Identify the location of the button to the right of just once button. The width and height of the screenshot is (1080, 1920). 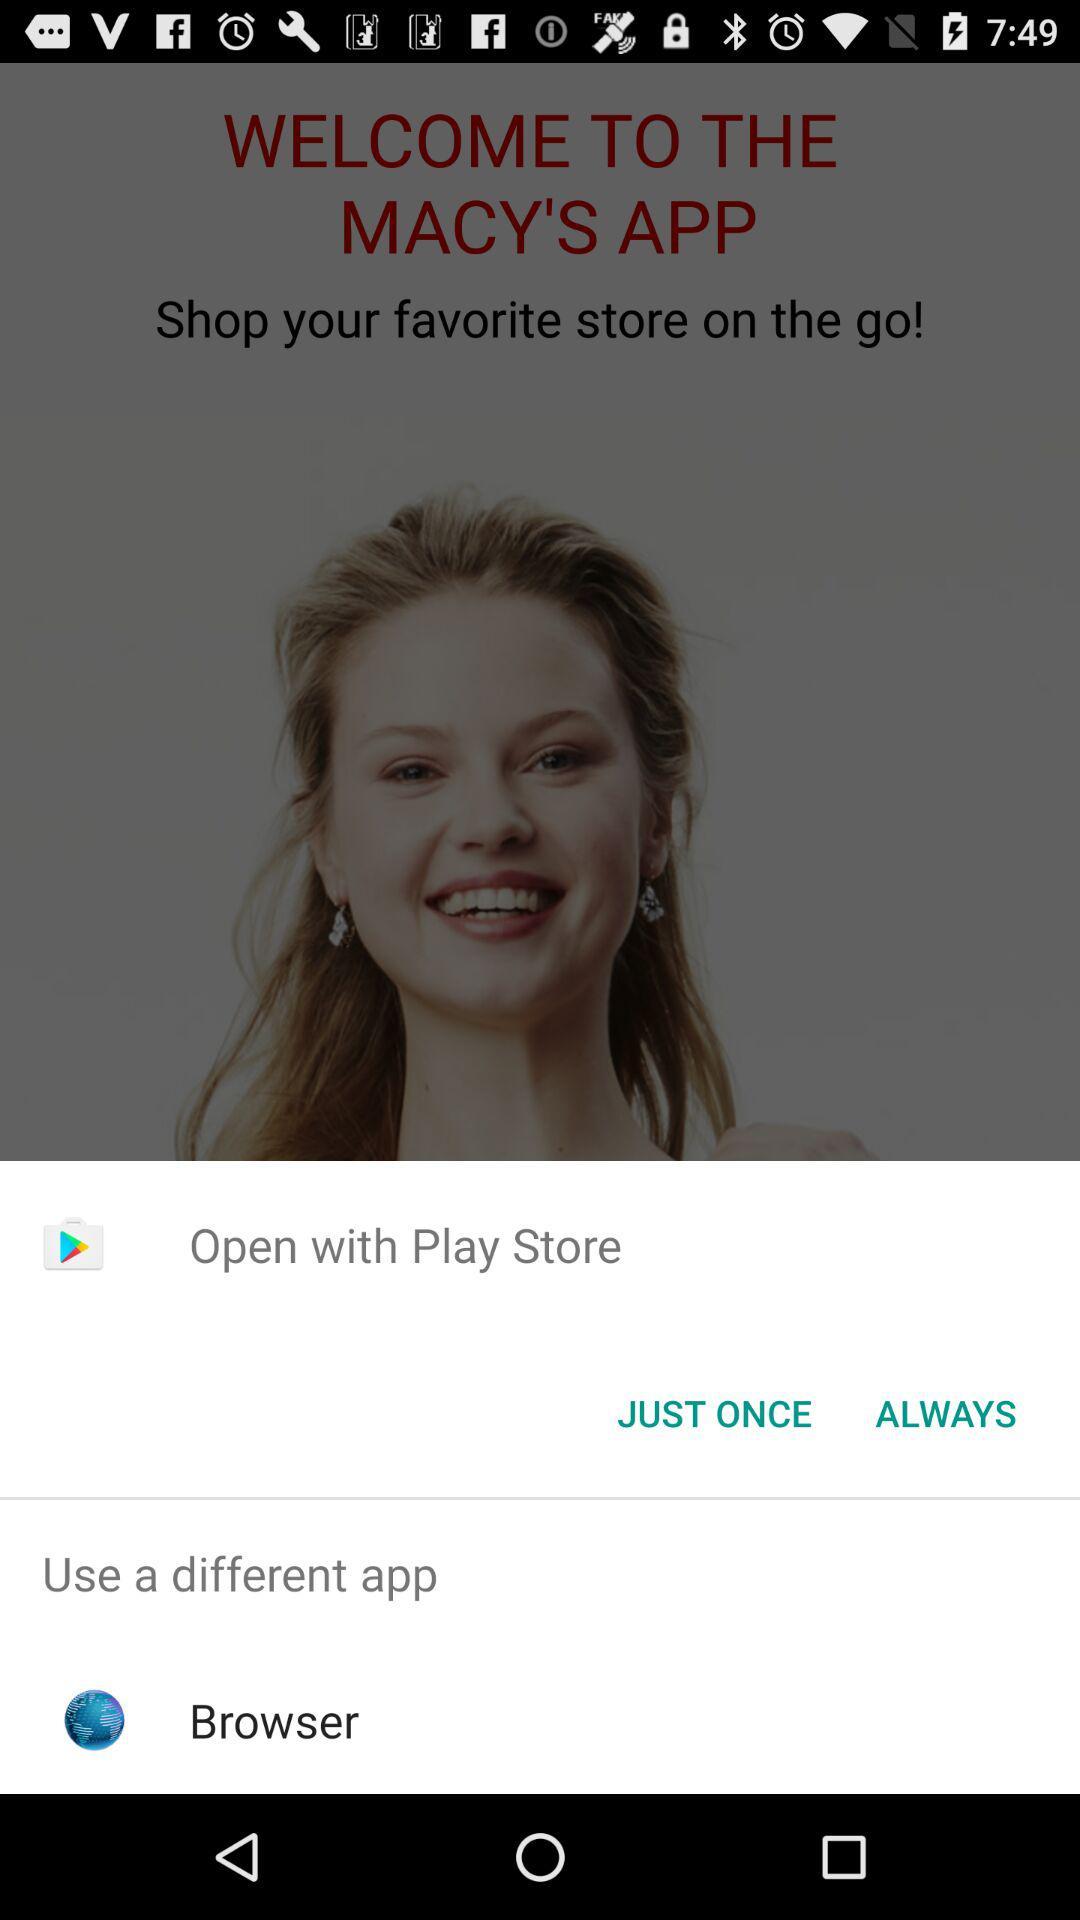
(945, 1411).